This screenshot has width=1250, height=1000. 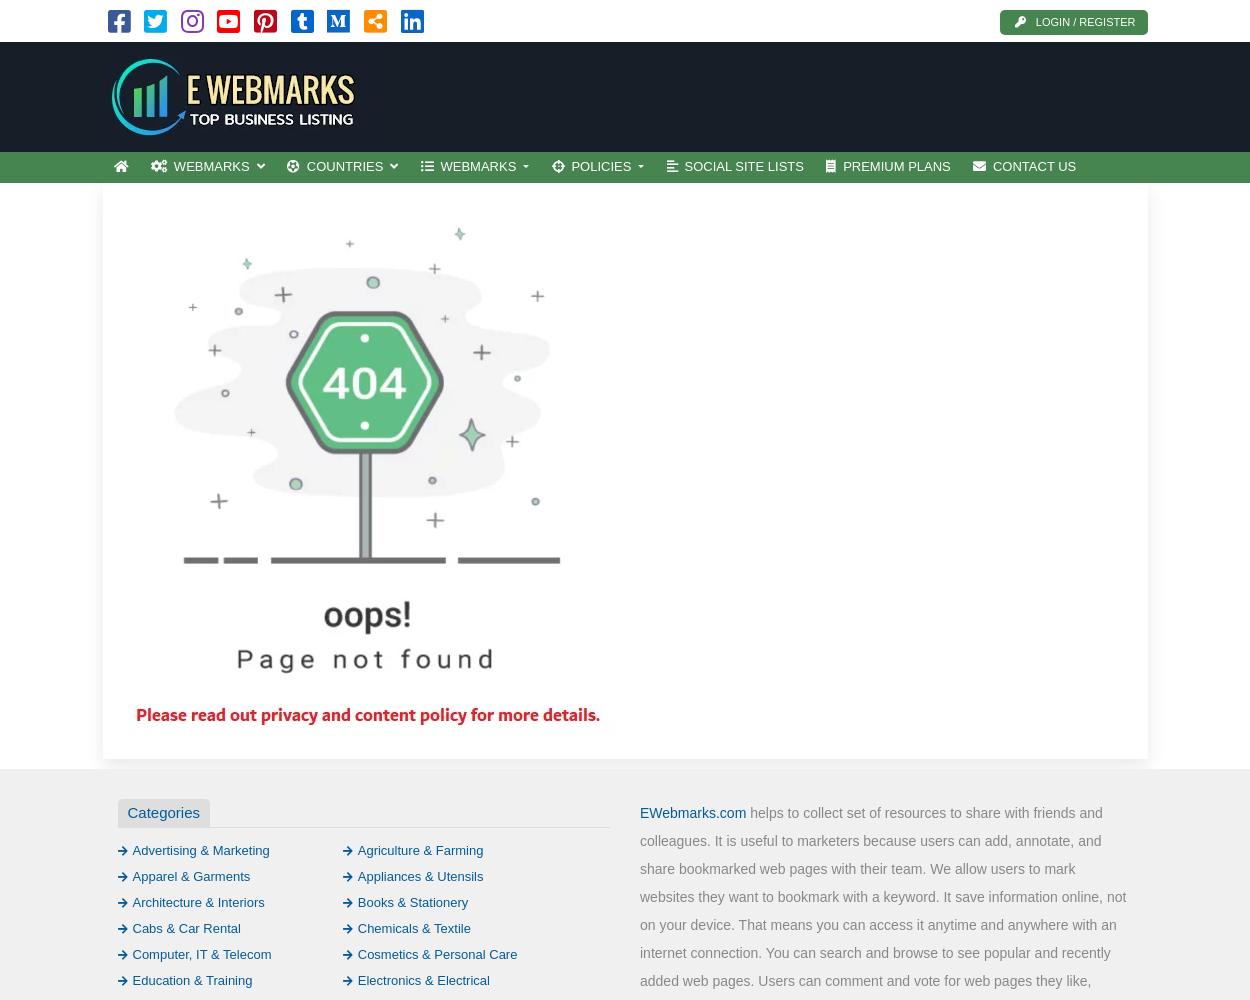 I want to click on 'Cabs & Car Rental', so click(x=185, y=927).